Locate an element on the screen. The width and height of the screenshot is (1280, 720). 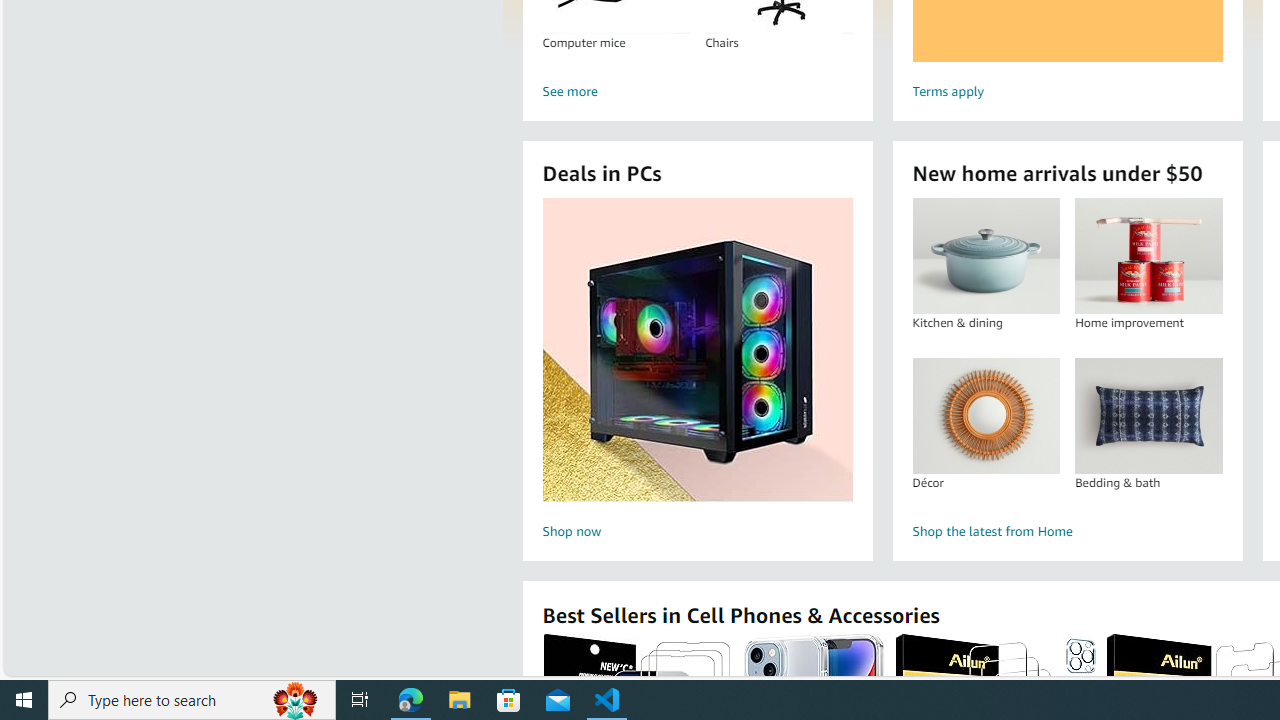
'Deals in PCs' is located at coordinates (697, 348).